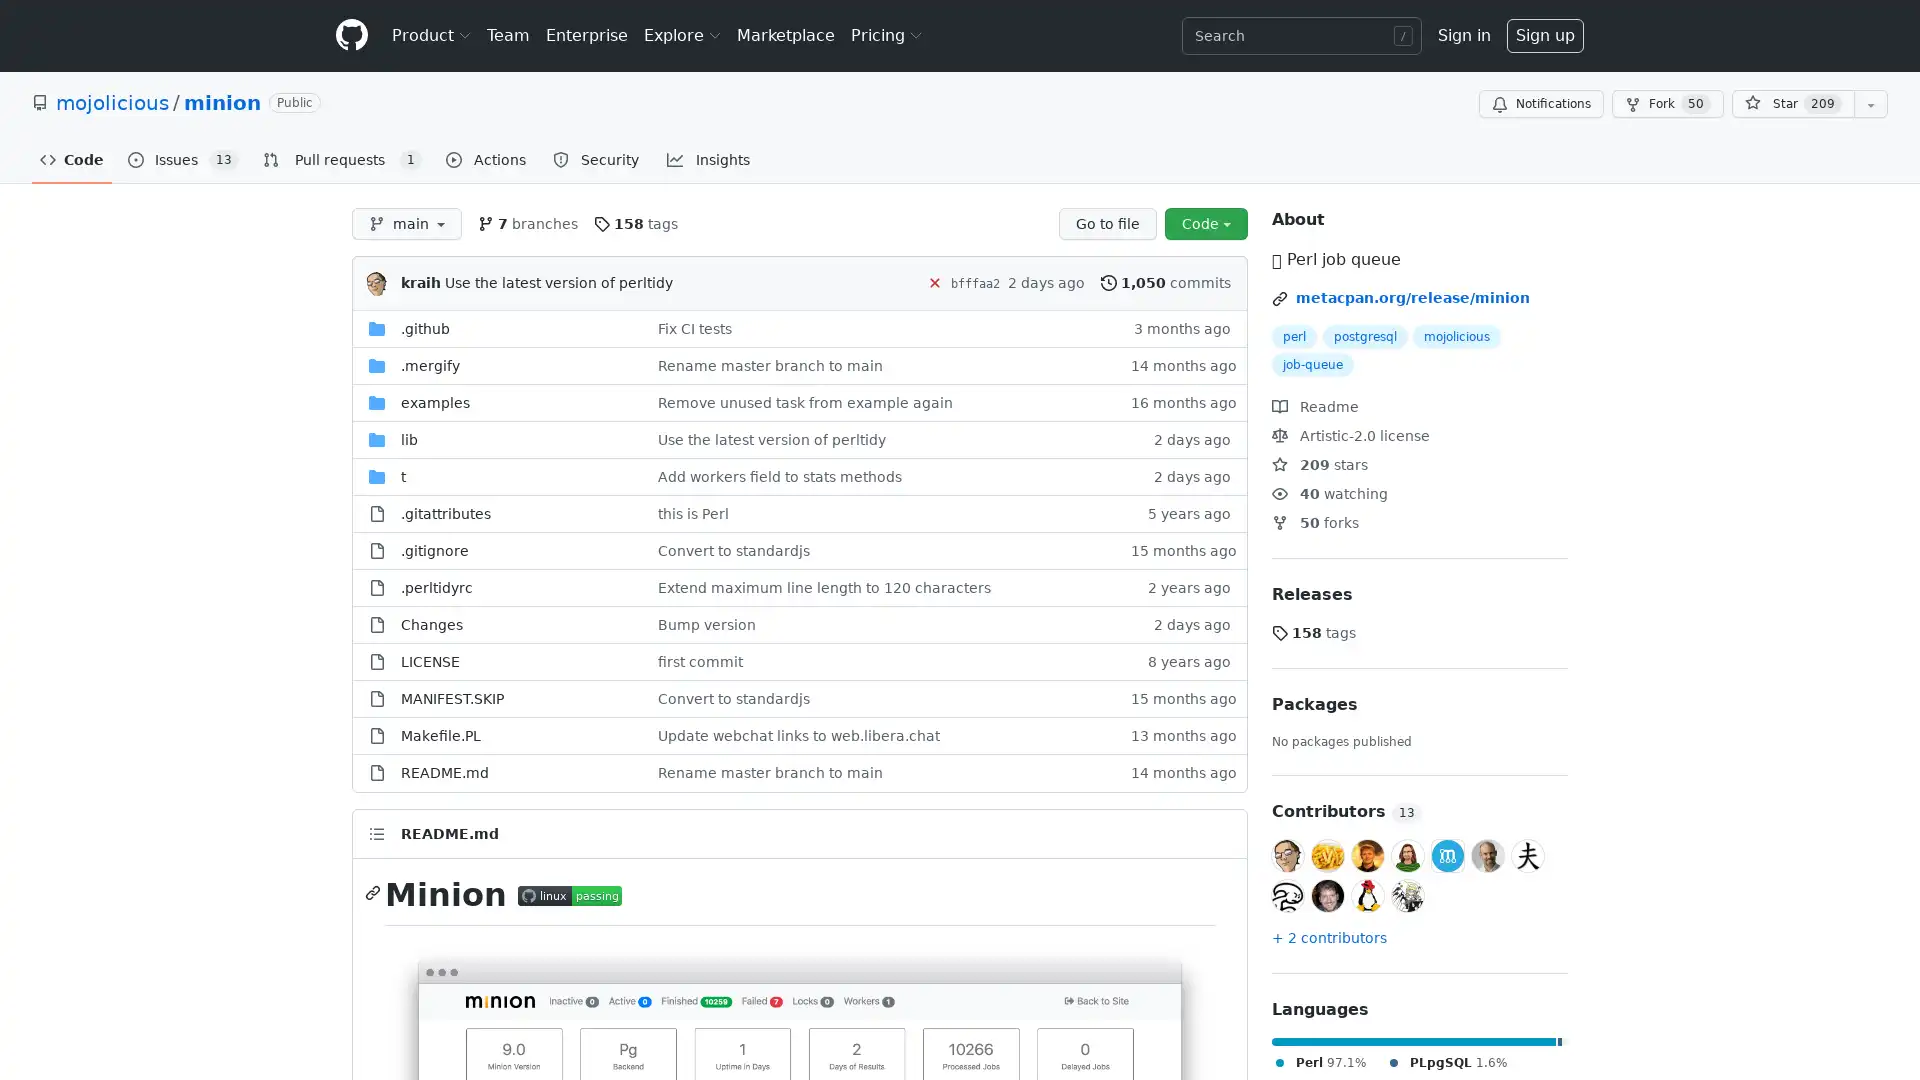  Describe the element at coordinates (1870, 104) in the screenshot. I see `You must be signed in to add this repository to a list` at that location.